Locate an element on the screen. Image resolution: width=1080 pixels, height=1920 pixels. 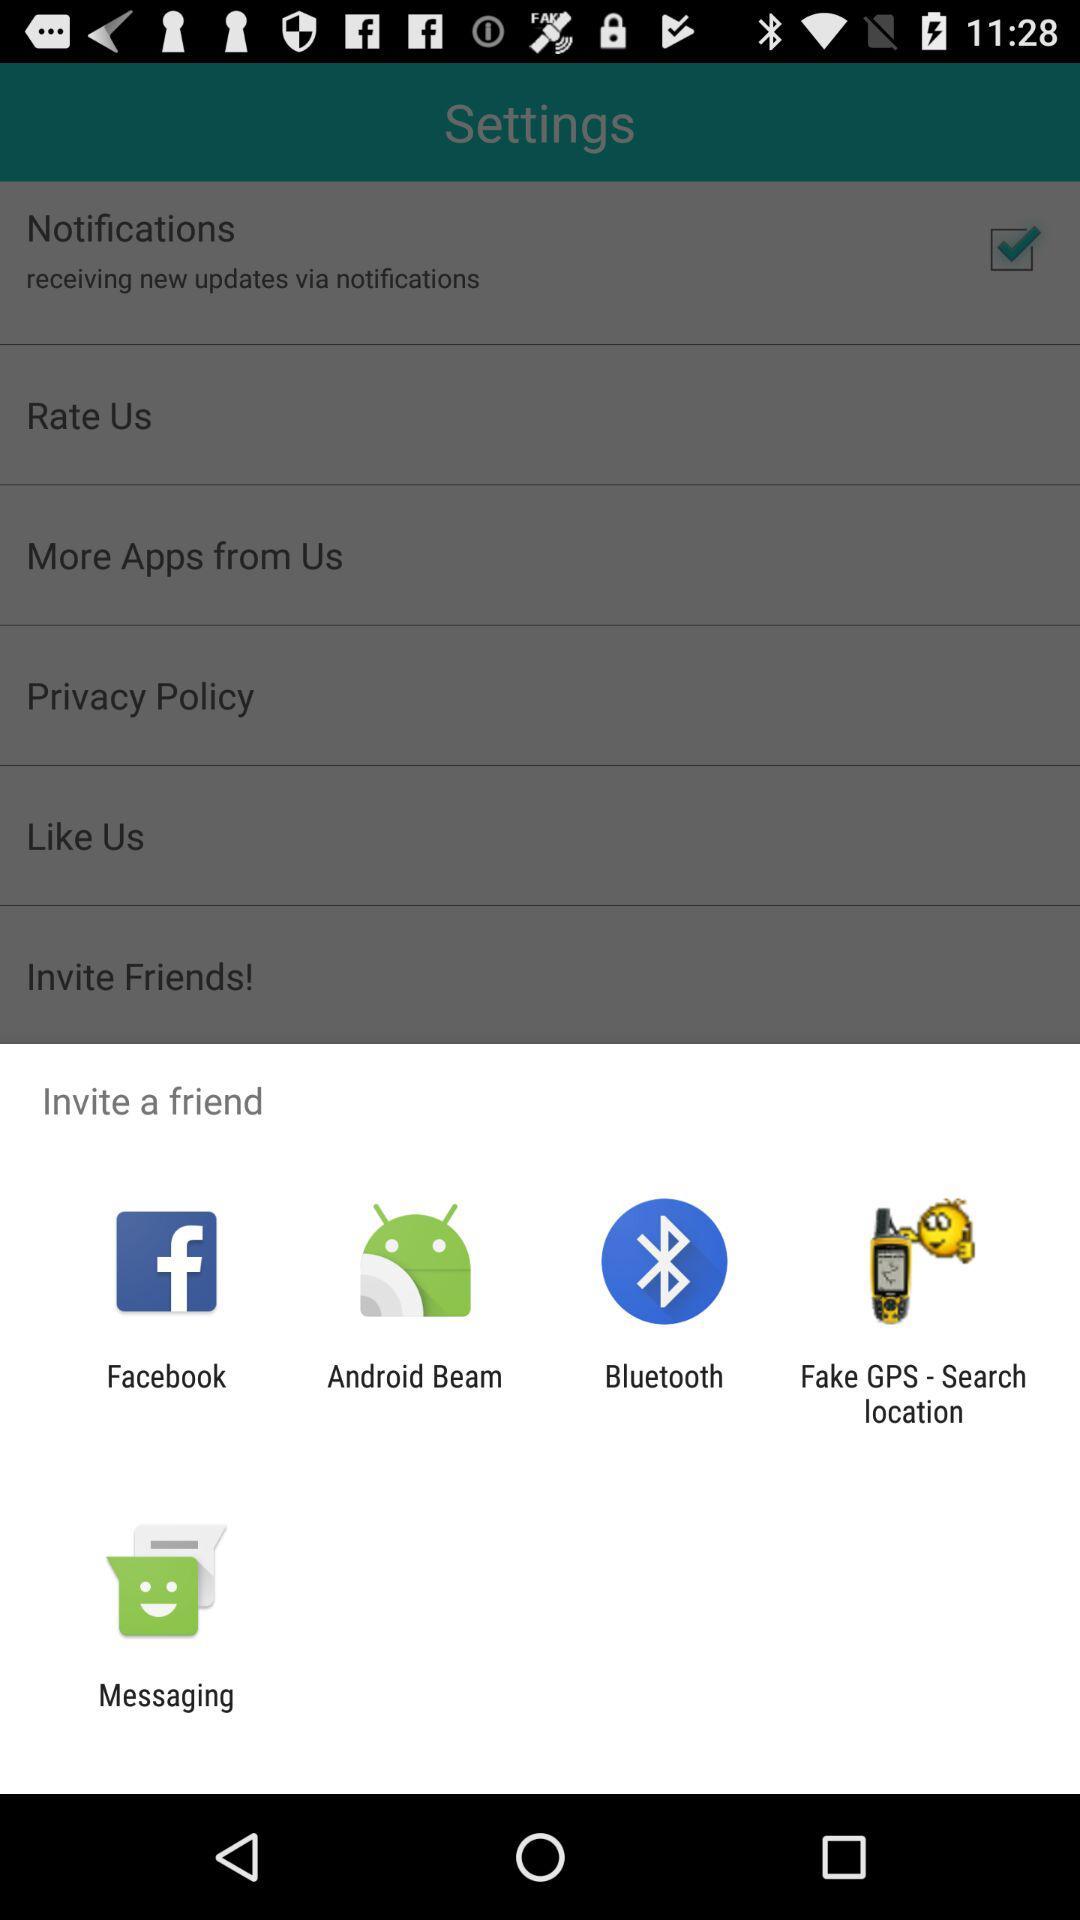
the app to the right of the android beam is located at coordinates (664, 1392).